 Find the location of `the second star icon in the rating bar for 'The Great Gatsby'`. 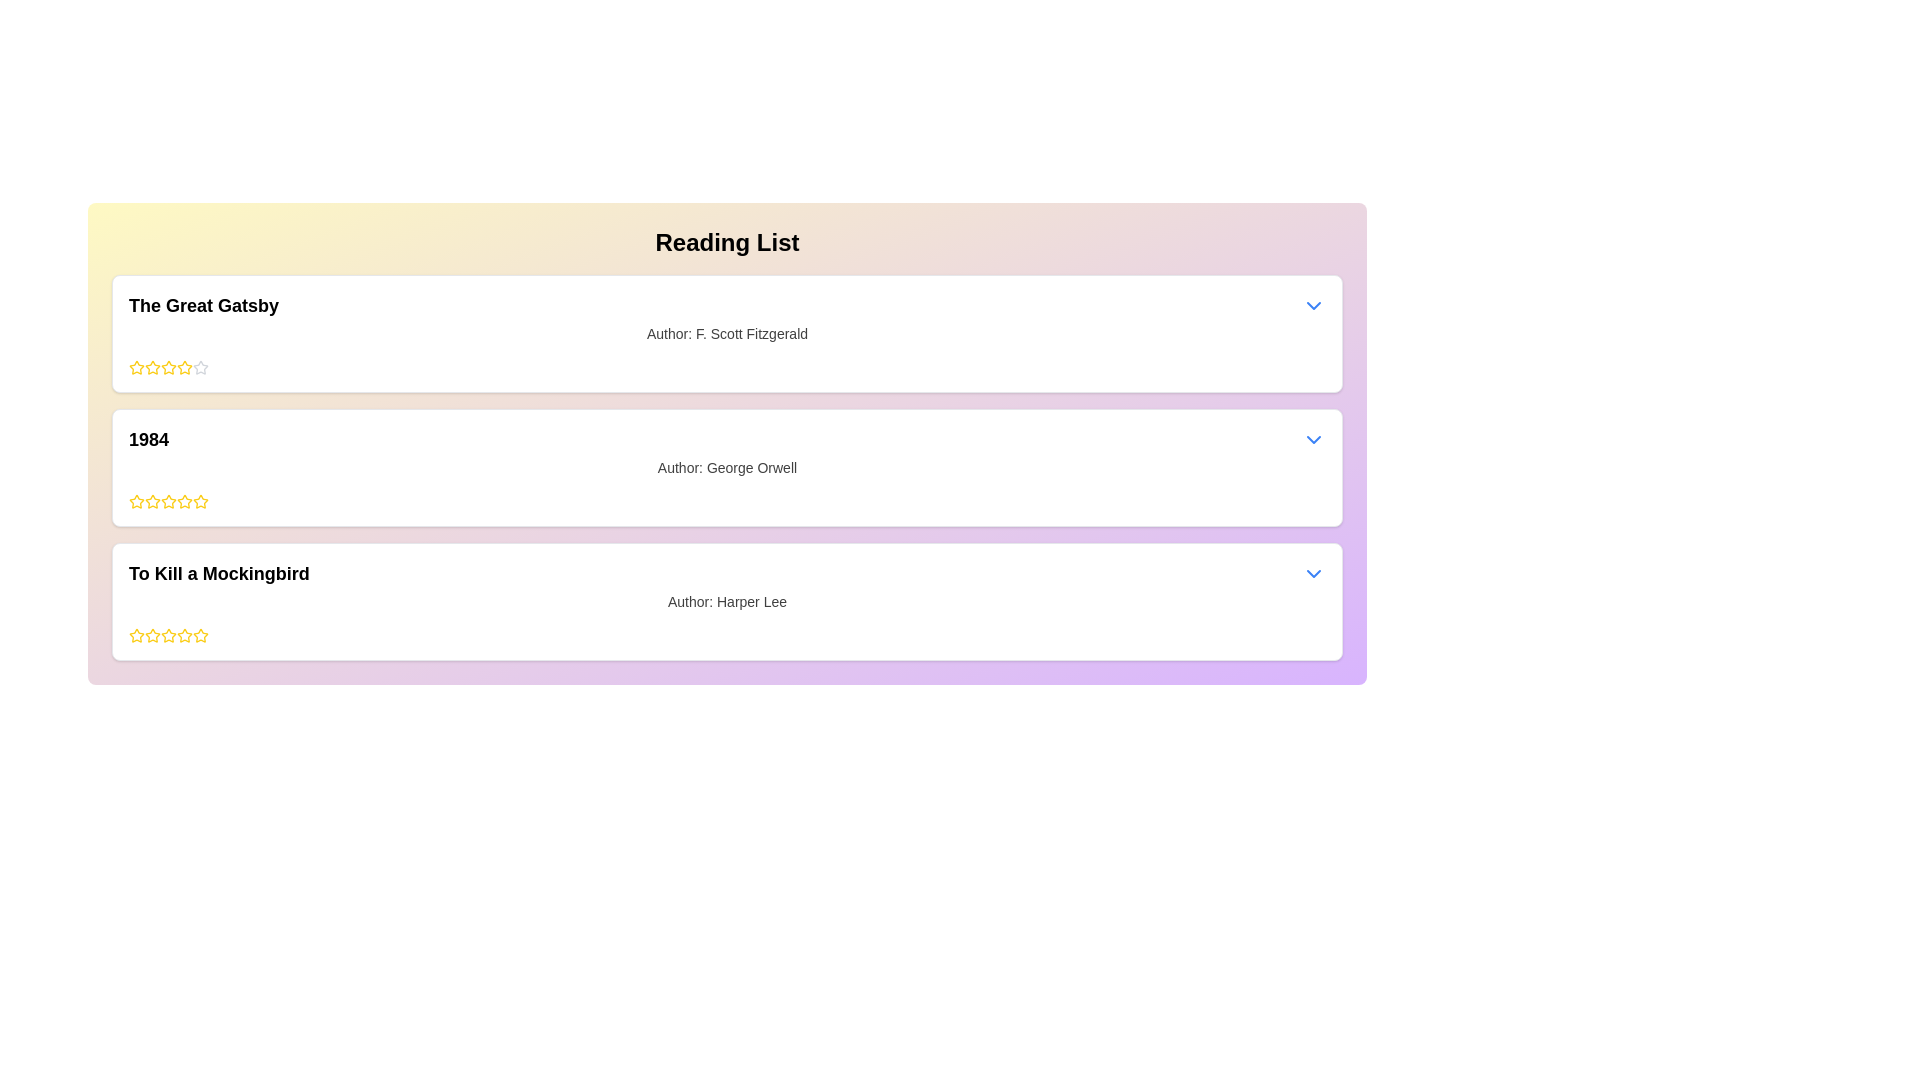

the second star icon in the rating bar for 'The Great Gatsby' is located at coordinates (168, 367).